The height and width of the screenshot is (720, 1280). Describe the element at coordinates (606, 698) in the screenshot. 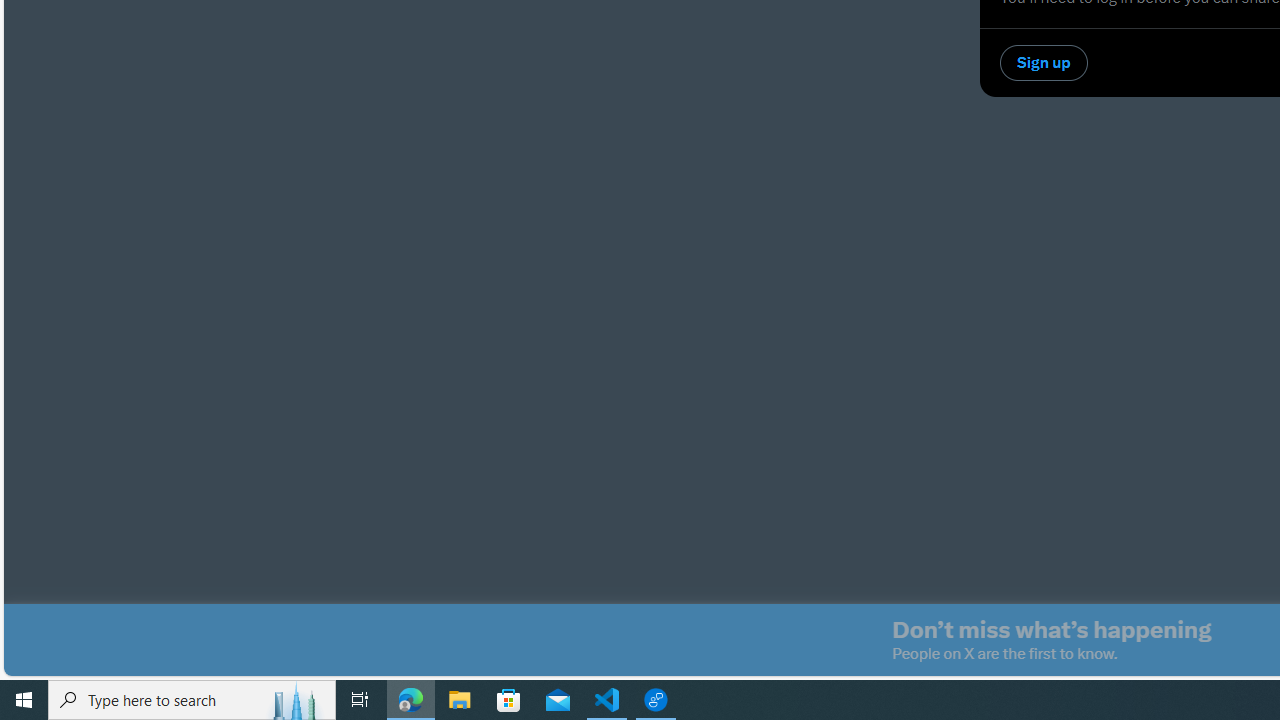

I see `'Visual Studio Code - 1 running window'` at that location.